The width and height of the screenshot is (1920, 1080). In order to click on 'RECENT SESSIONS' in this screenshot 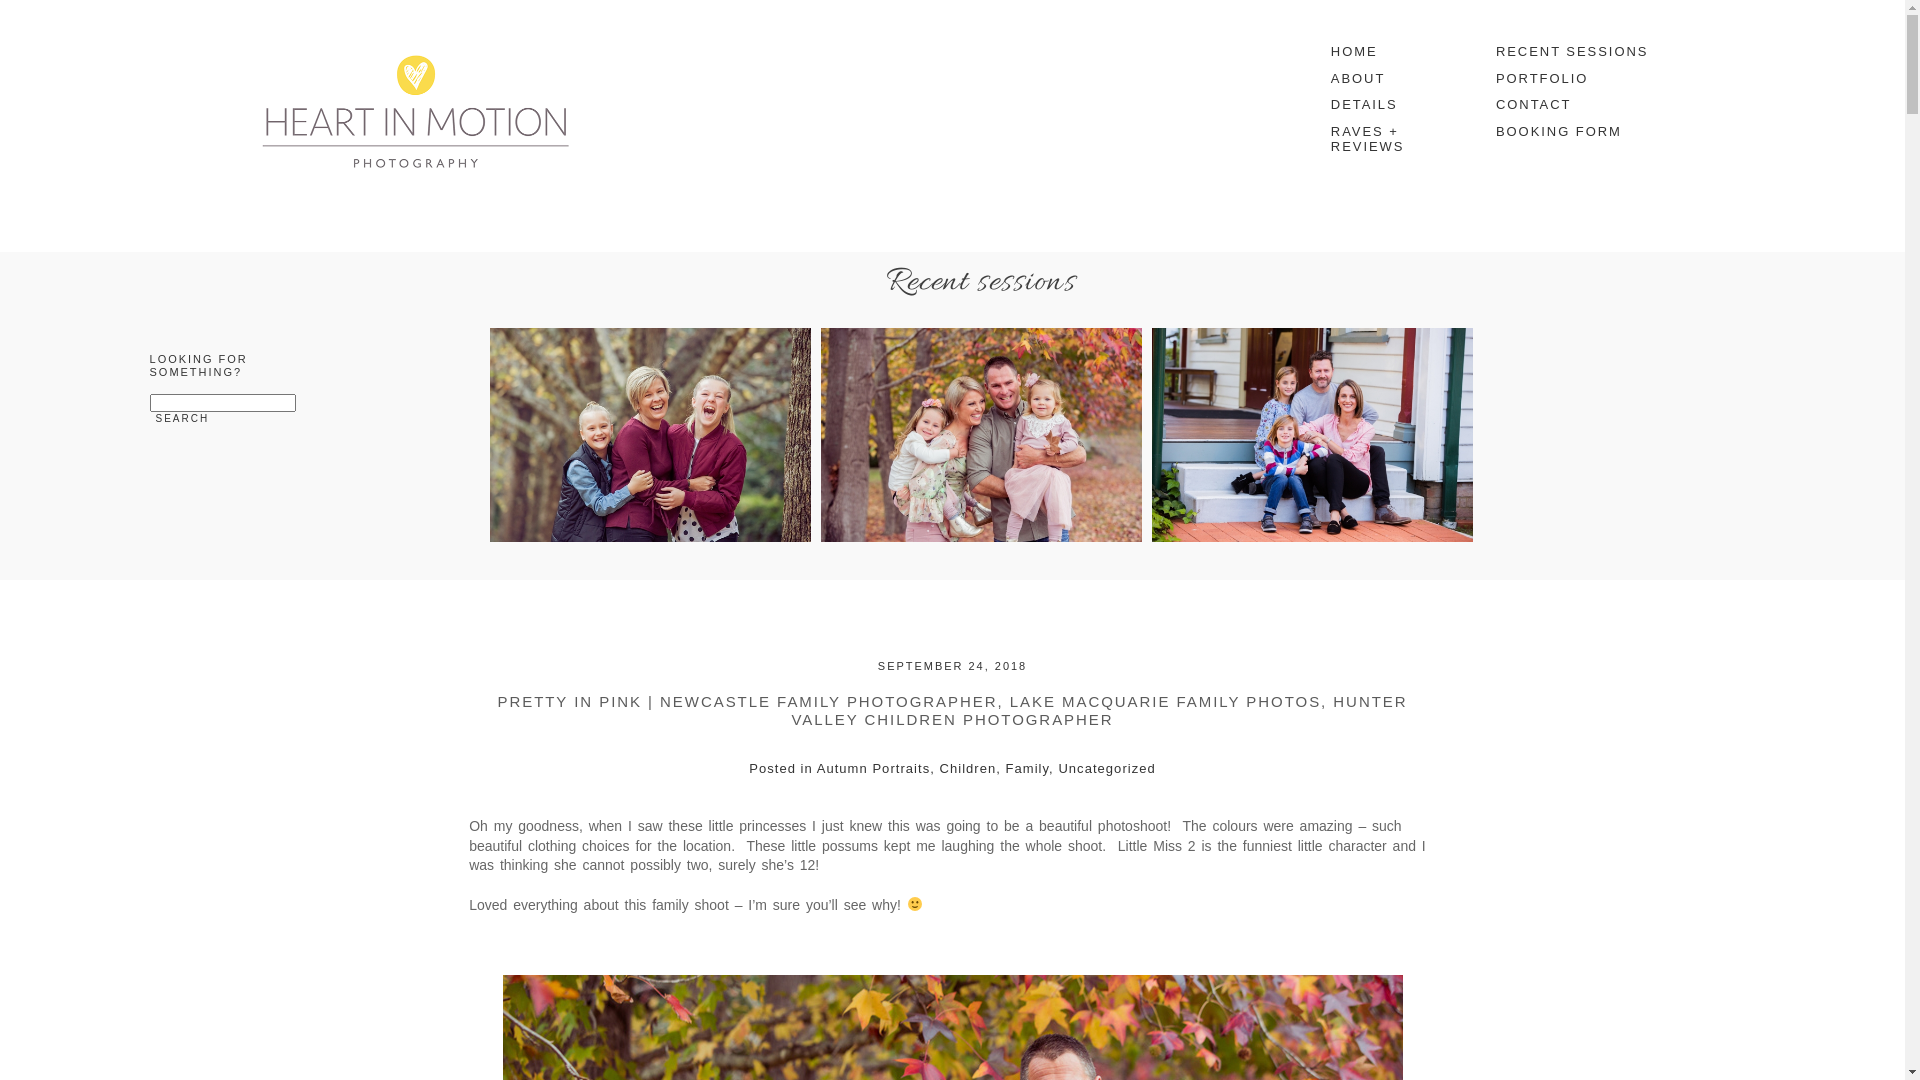, I will do `click(1573, 50)`.